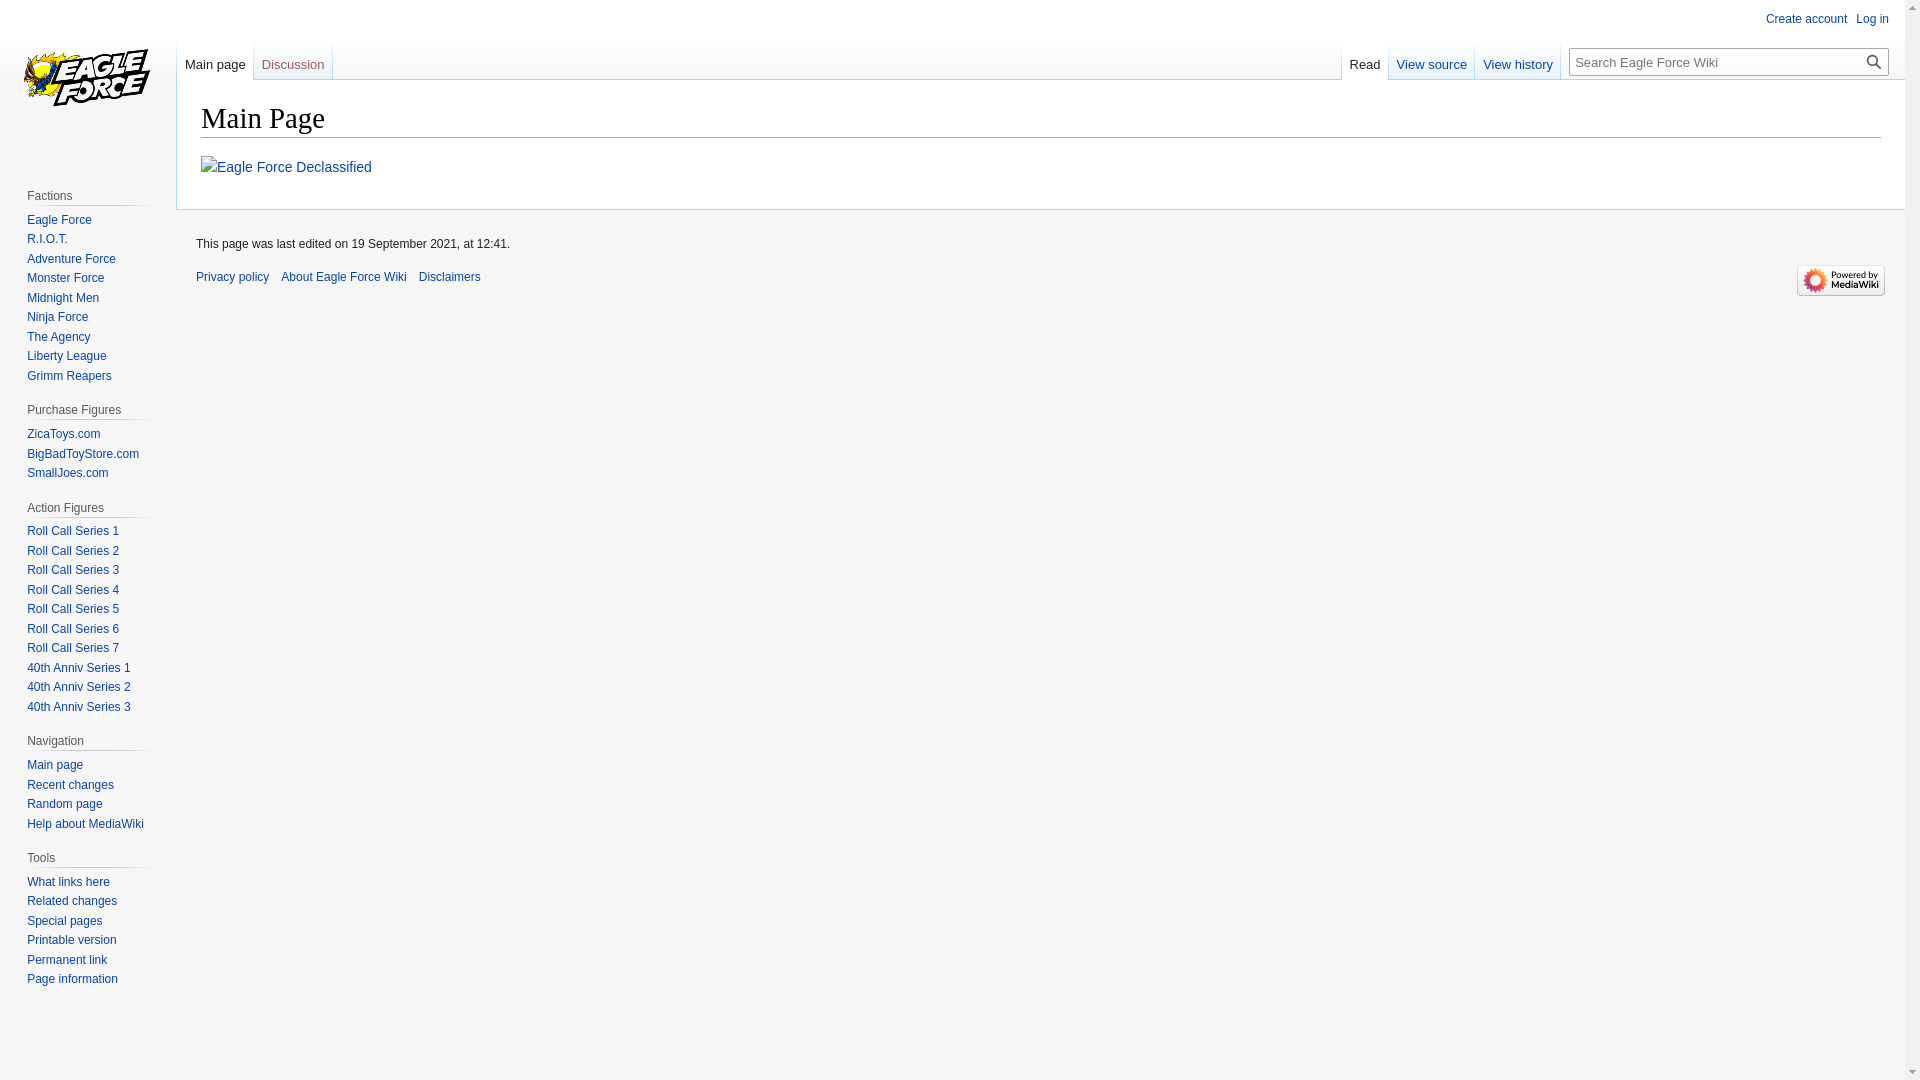  I want to click on 'Printable version', so click(71, 940).